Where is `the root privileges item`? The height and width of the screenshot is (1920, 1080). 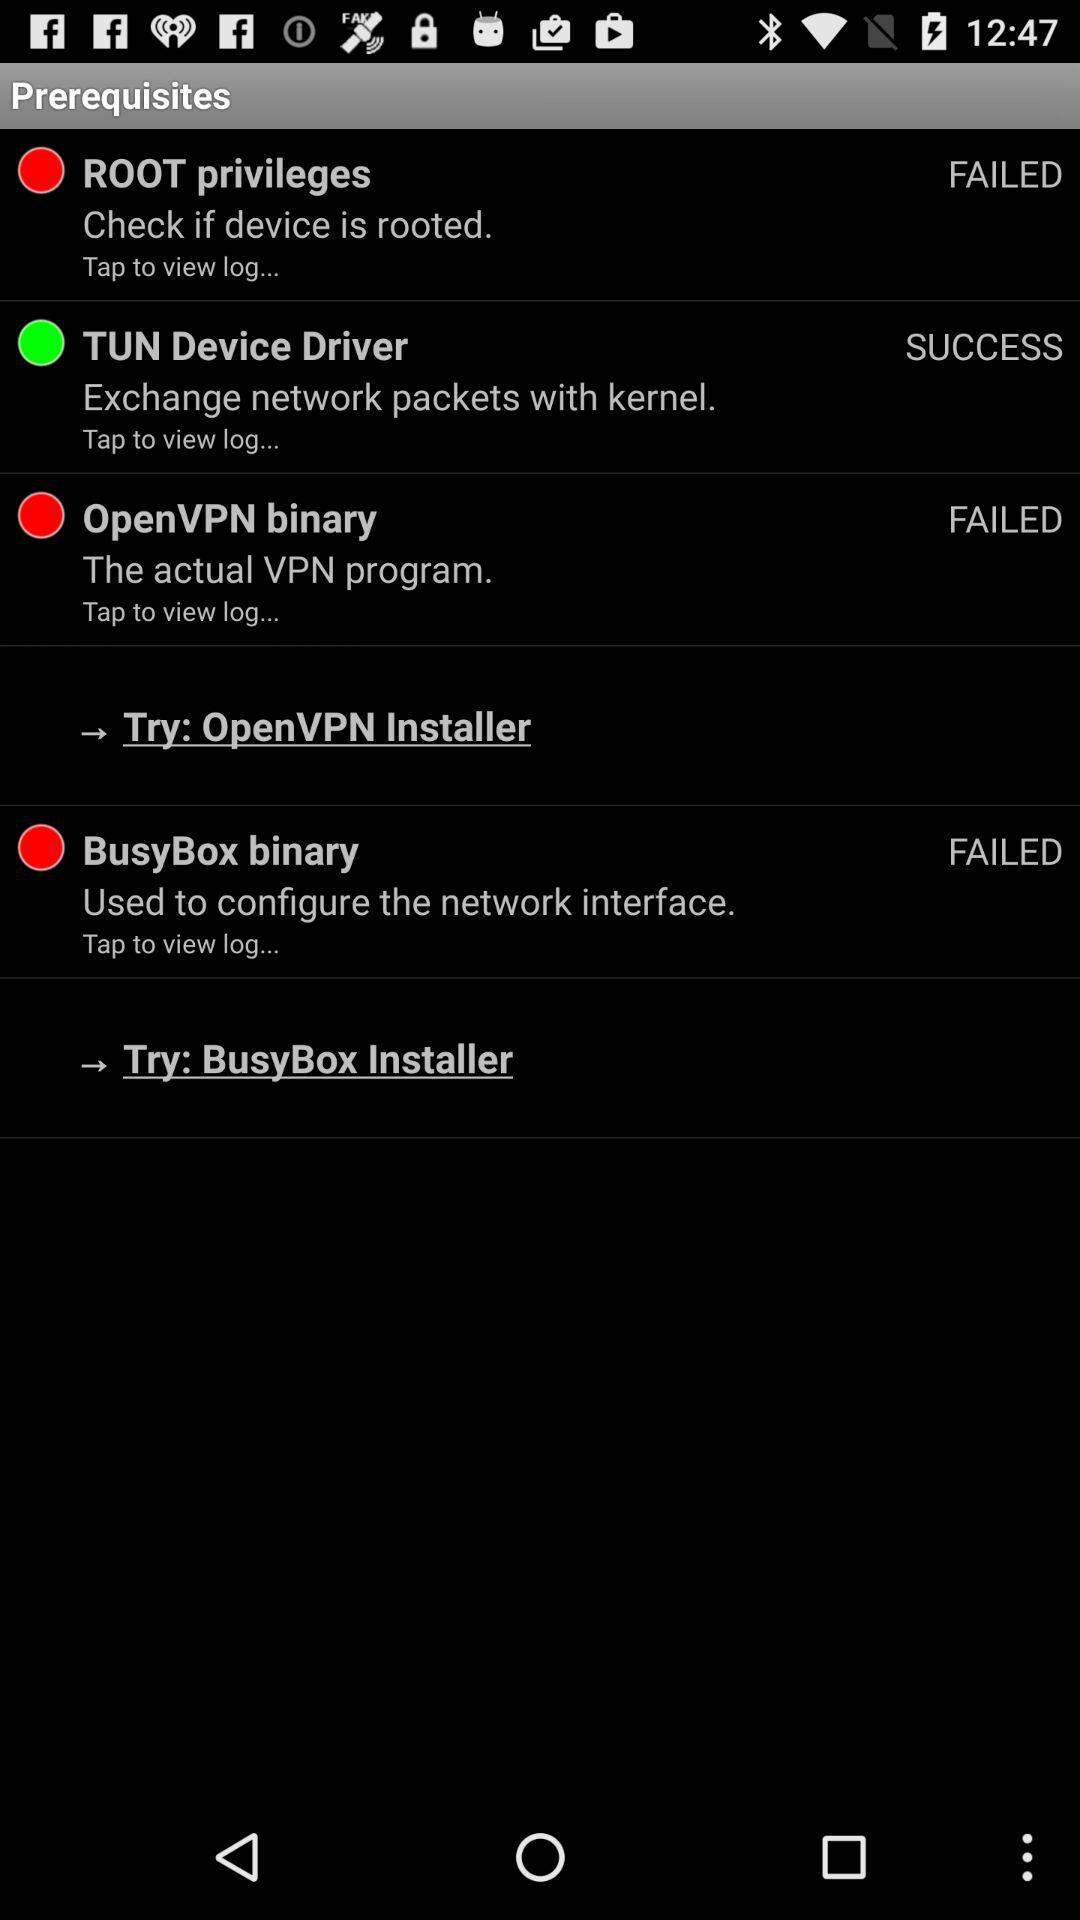
the root privileges item is located at coordinates (514, 172).